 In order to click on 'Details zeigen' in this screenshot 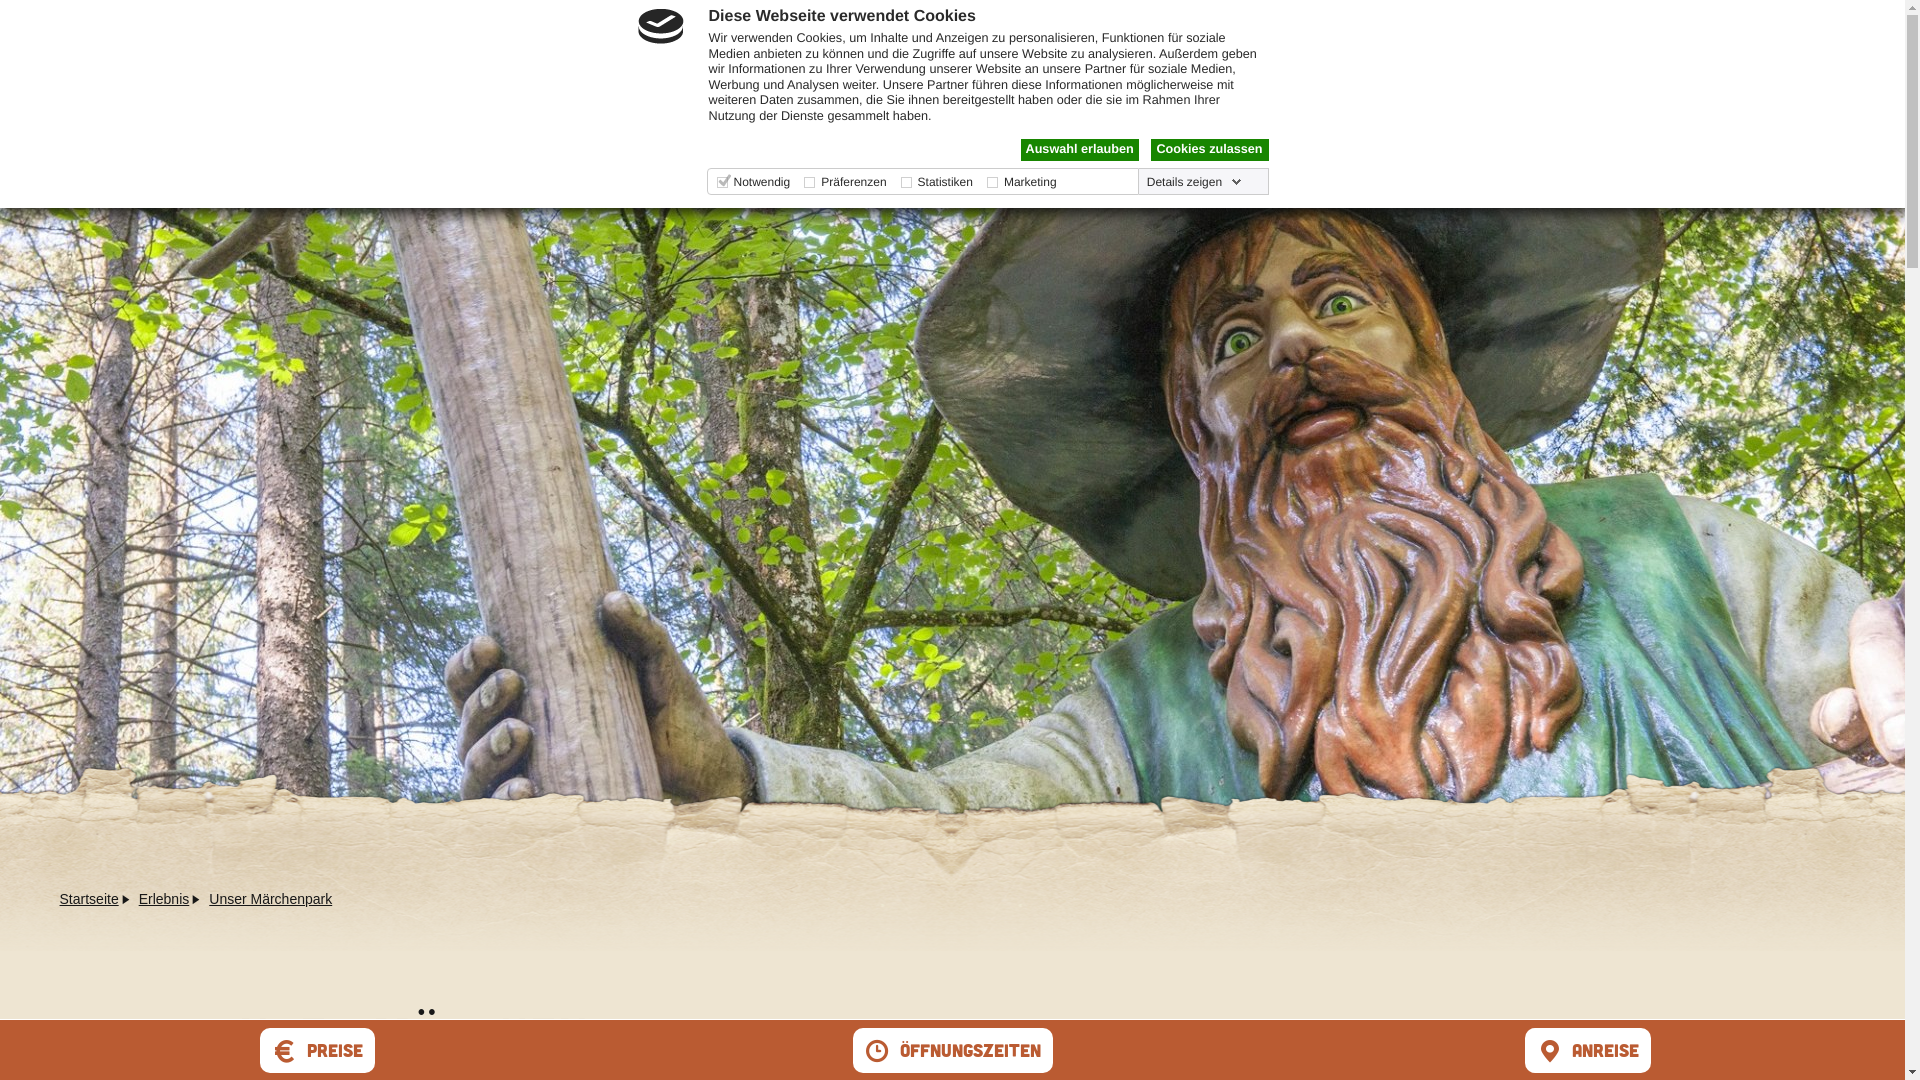, I will do `click(1194, 181)`.